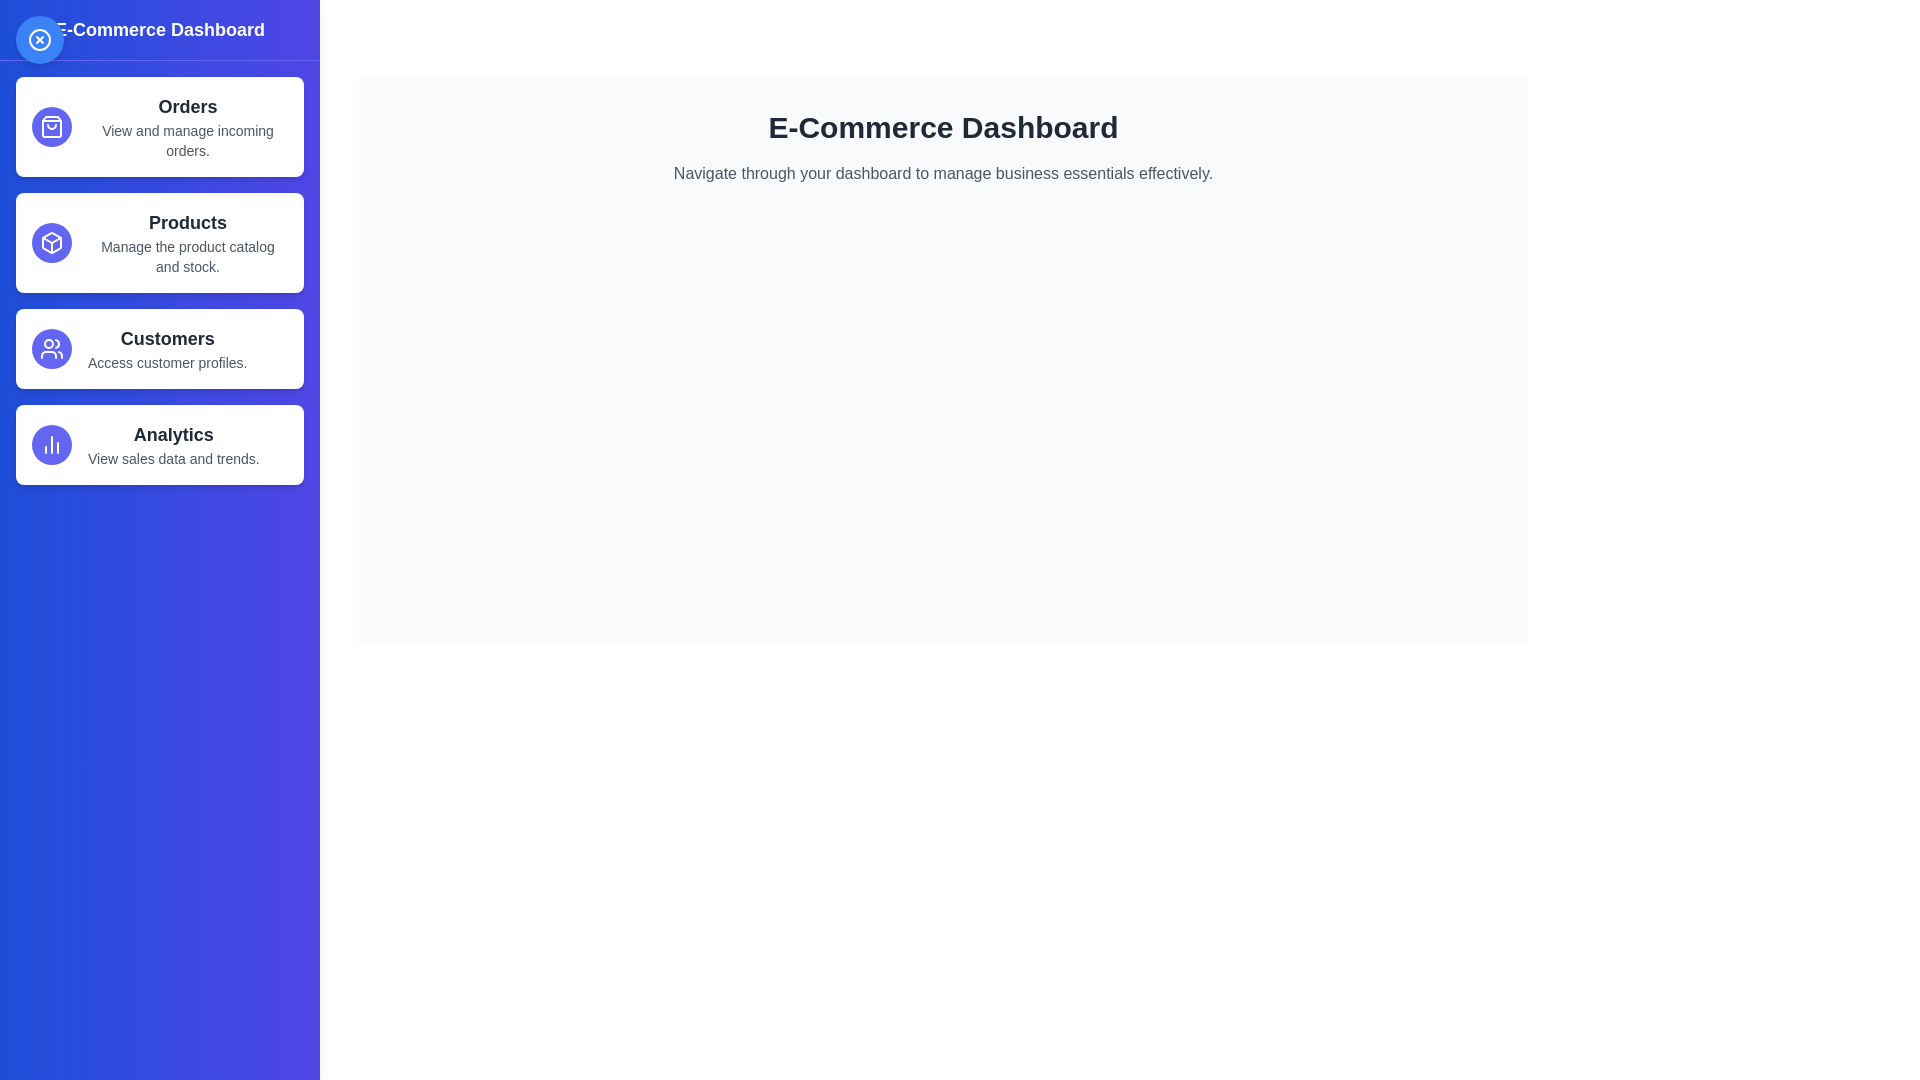  What do you see at coordinates (158, 242) in the screenshot?
I see `the menu item labeled Products` at bounding box center [158, 242].